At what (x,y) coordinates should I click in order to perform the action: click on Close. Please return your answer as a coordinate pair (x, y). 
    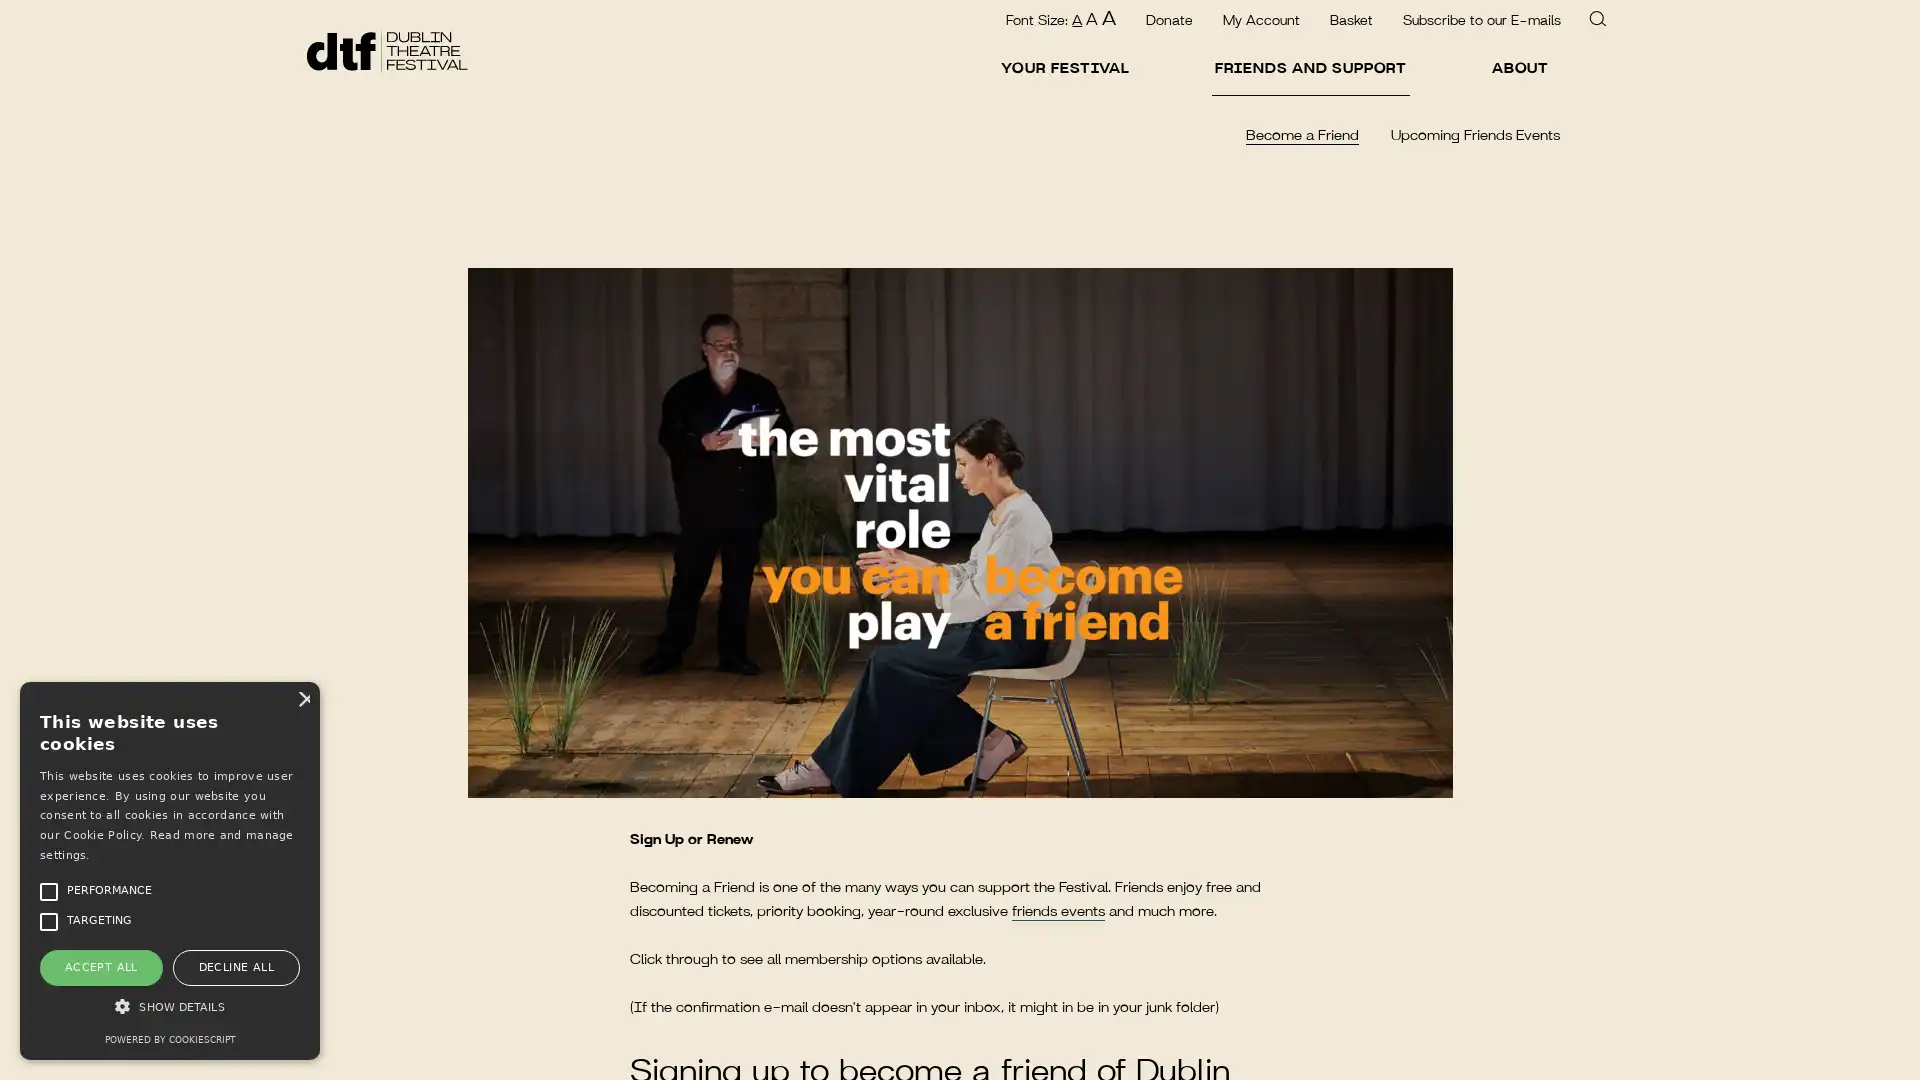
    Looking at the image, I should click on (301, 697).